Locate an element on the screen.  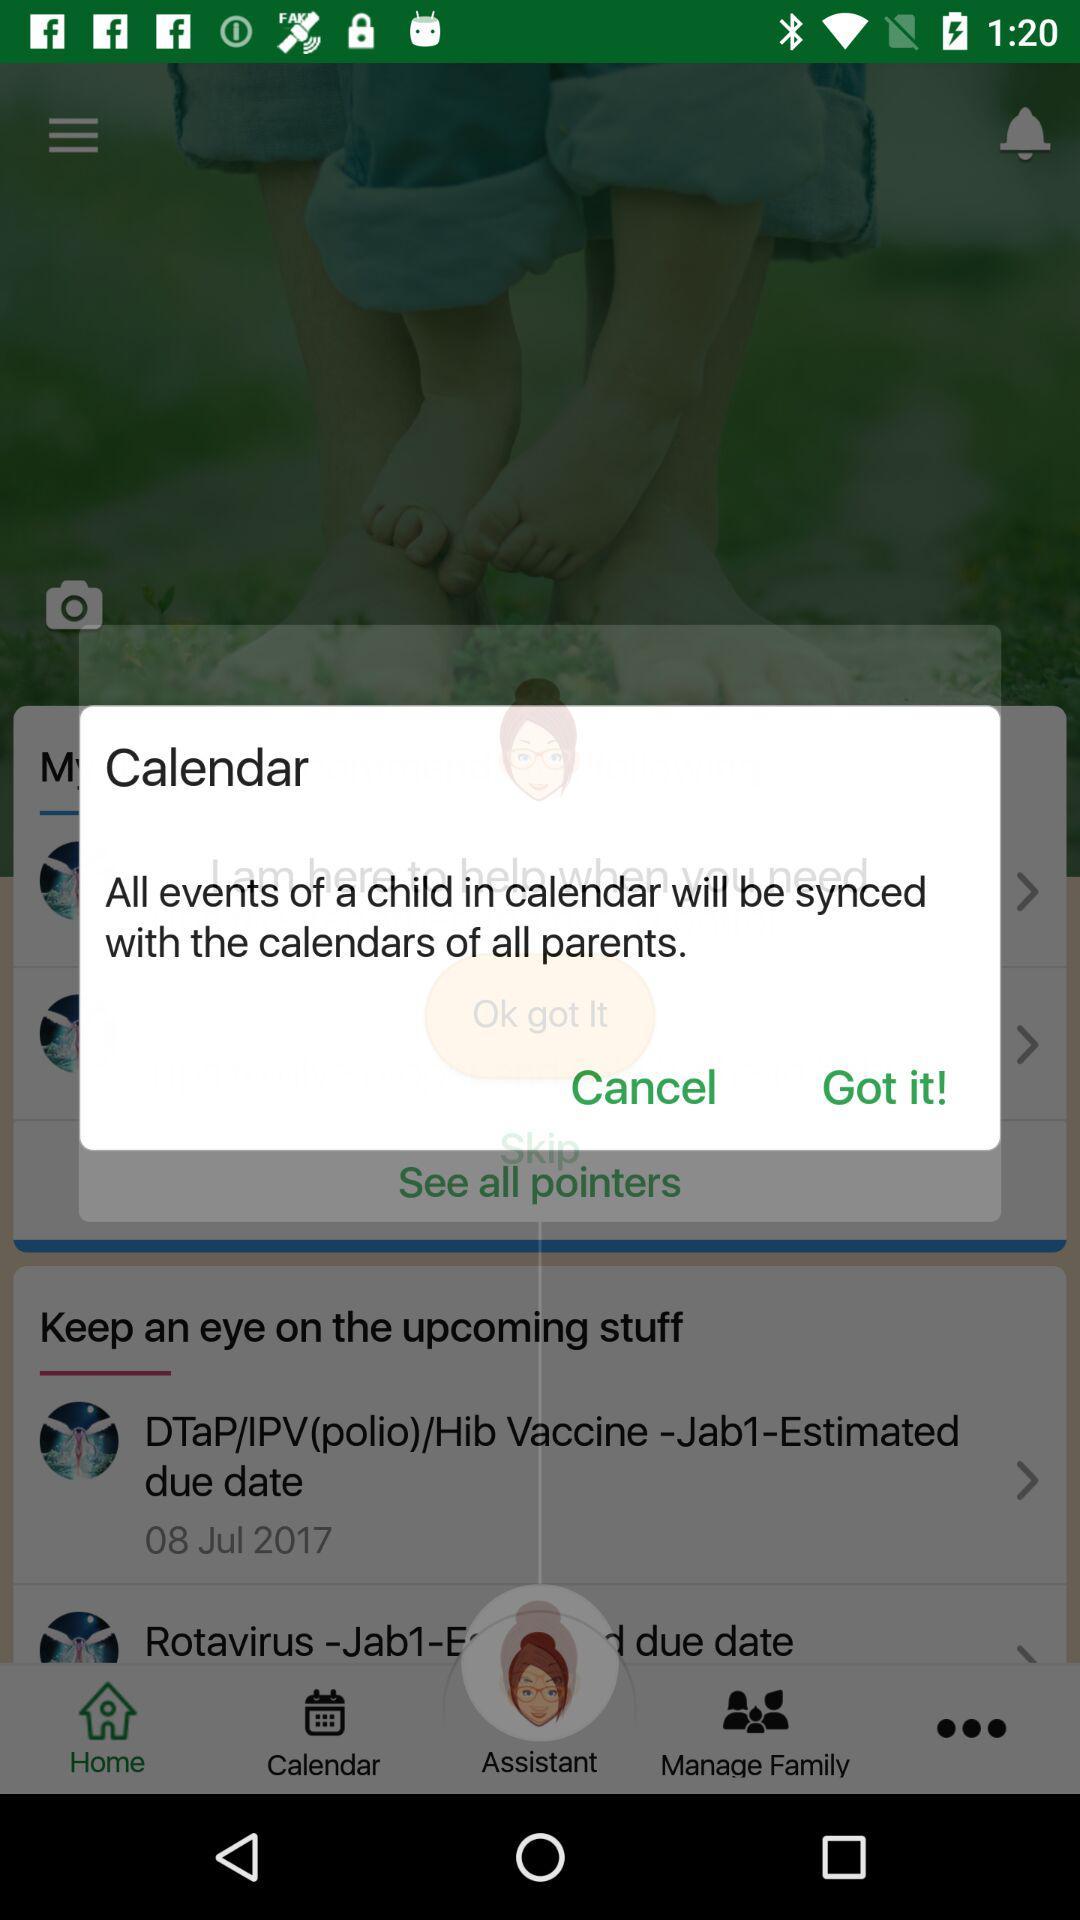
cancel is located at coordinates (643, 1088).